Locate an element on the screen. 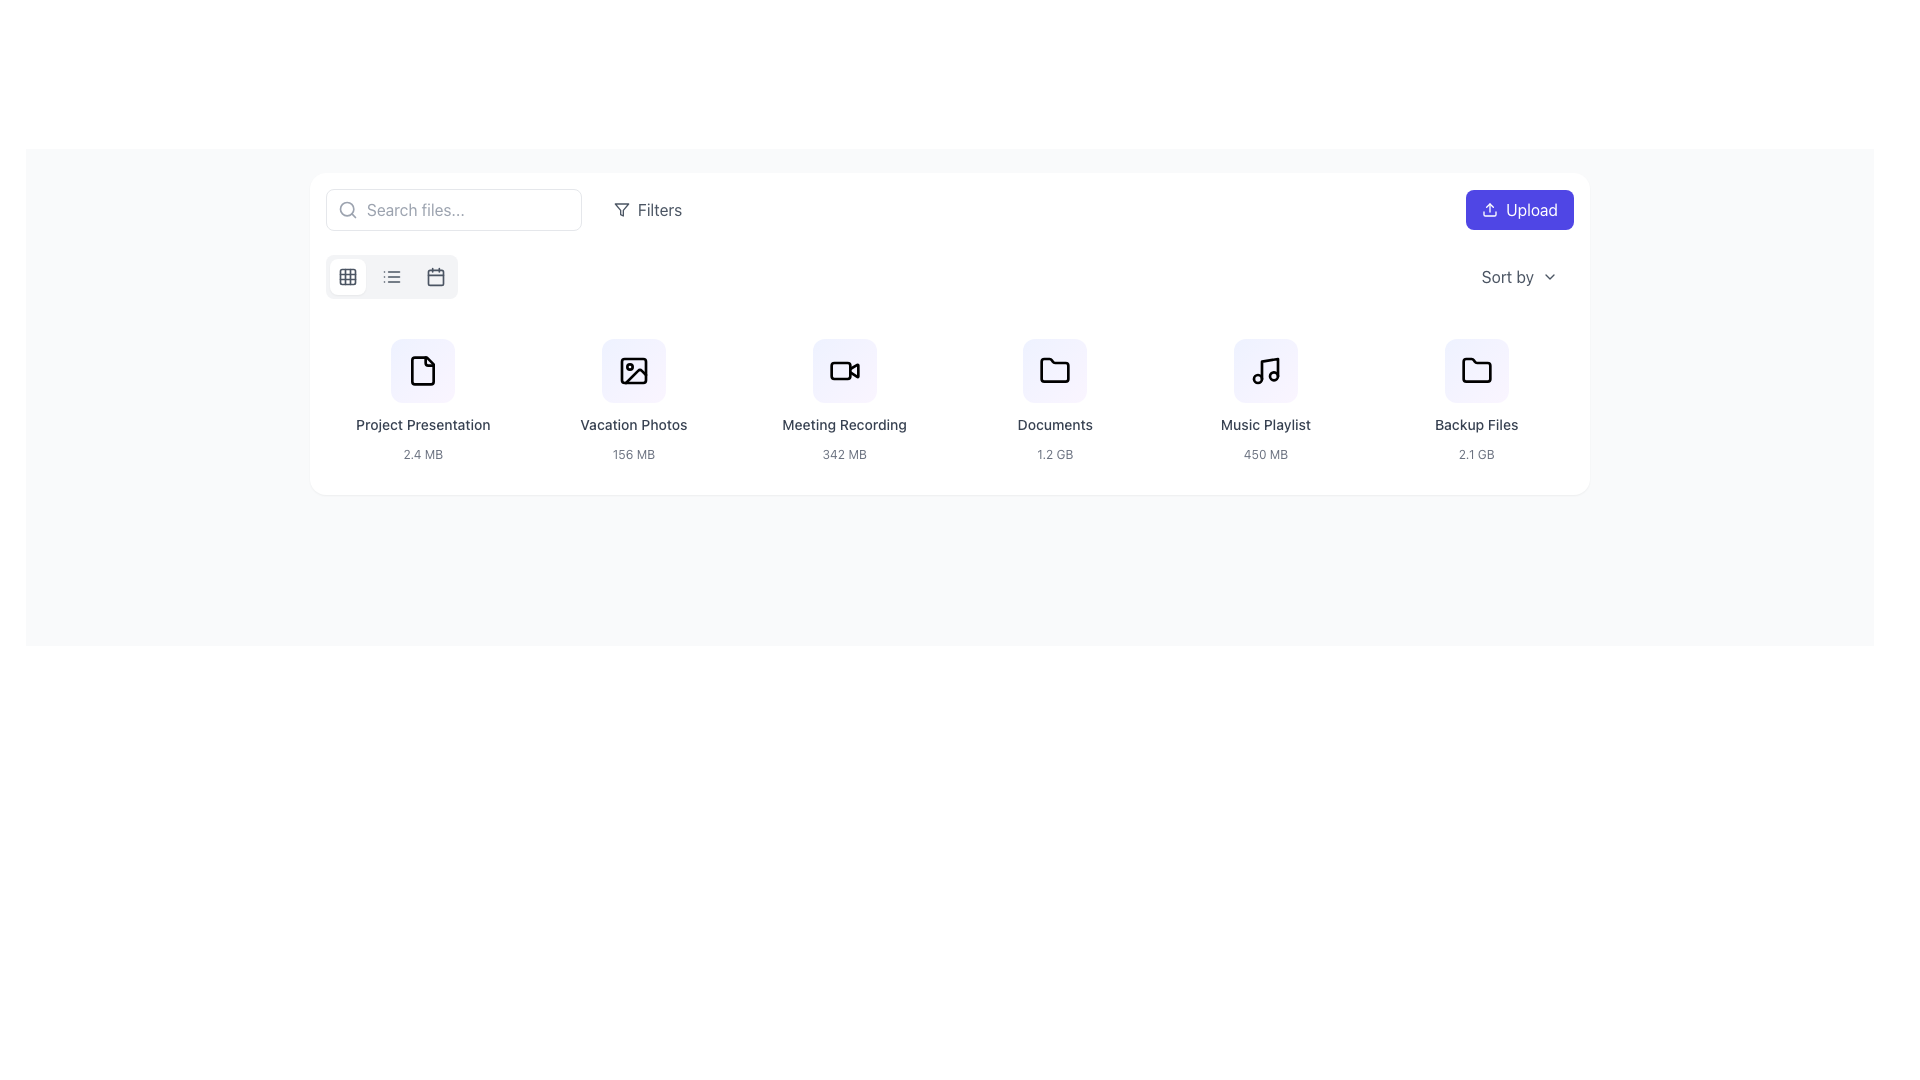 The image size is (1920, 1080). the Ellipsis menu button located in the top-right corner of the 'Meeting Recording' file card is located at coordinates (919, 343).